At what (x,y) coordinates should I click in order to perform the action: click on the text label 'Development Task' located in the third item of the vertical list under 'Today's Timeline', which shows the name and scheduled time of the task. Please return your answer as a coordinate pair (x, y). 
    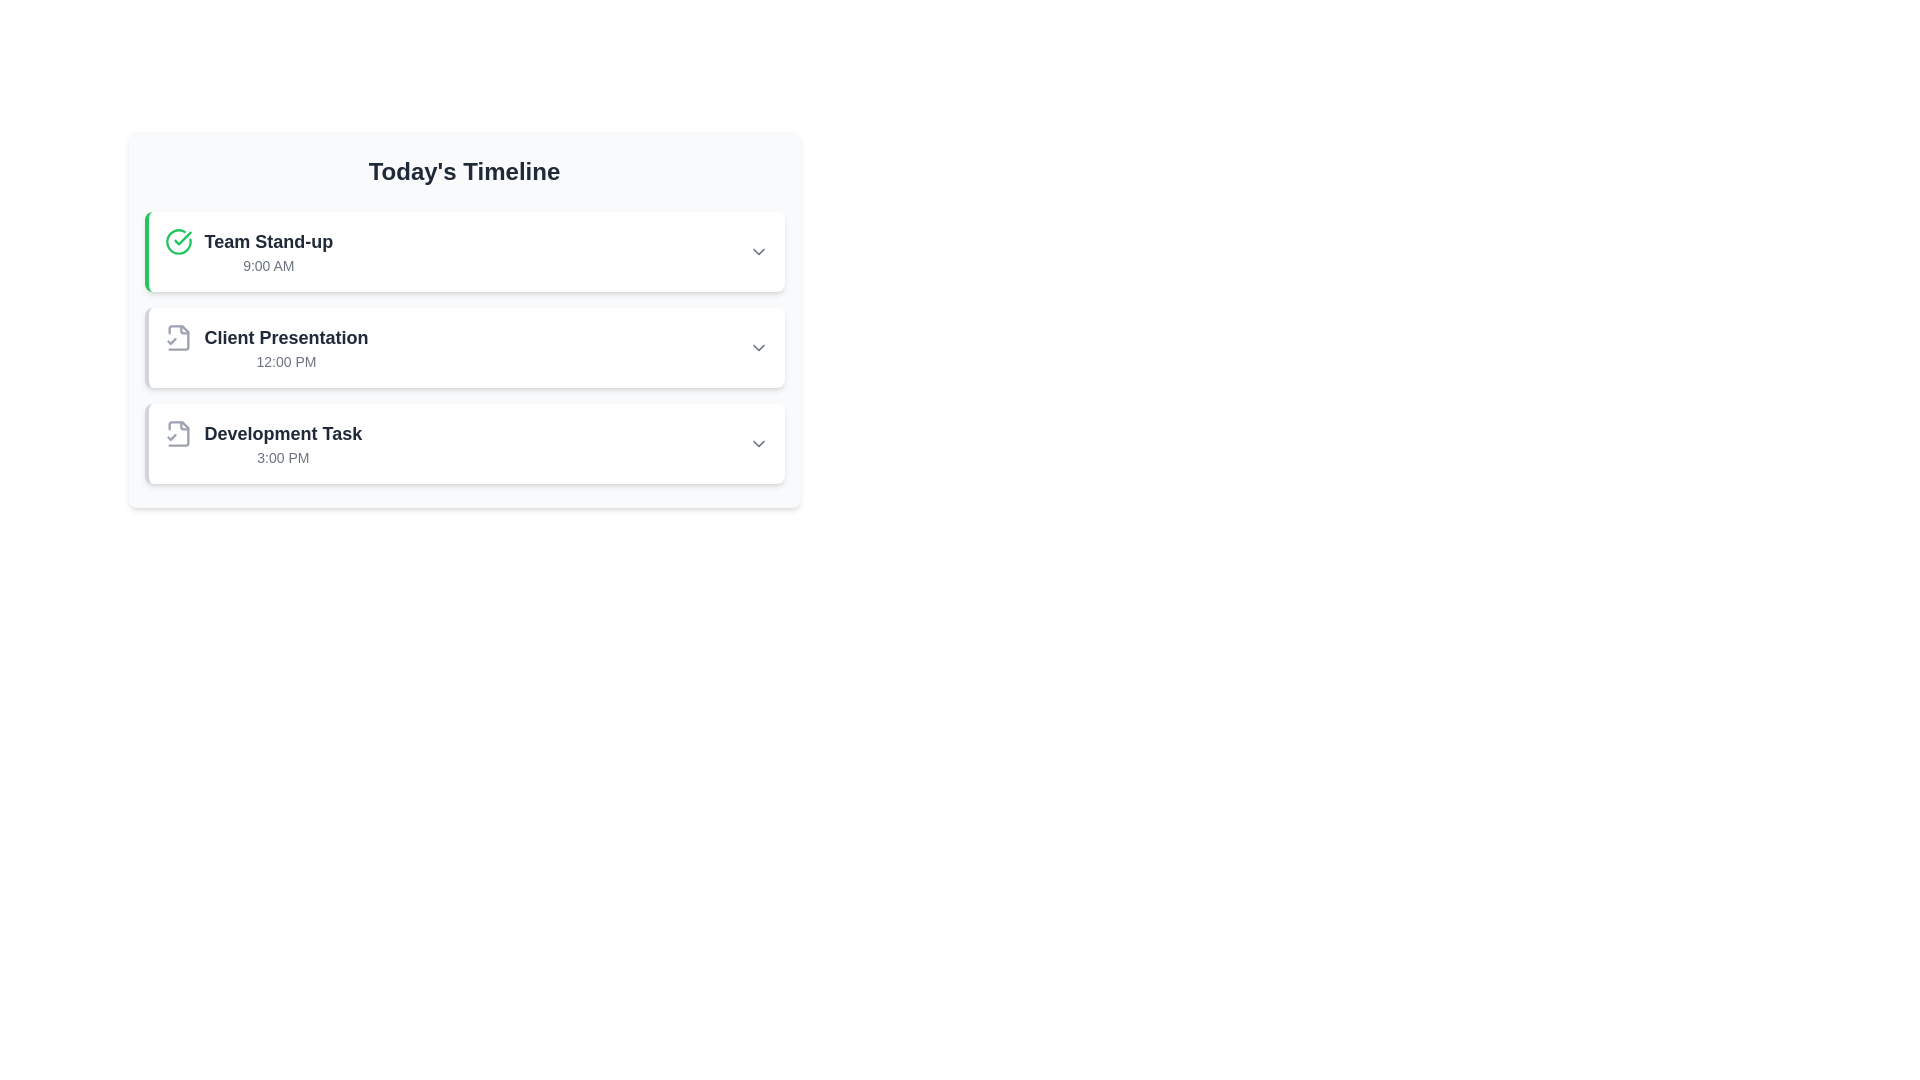
    Looking at the image, I should click on (282, 442).